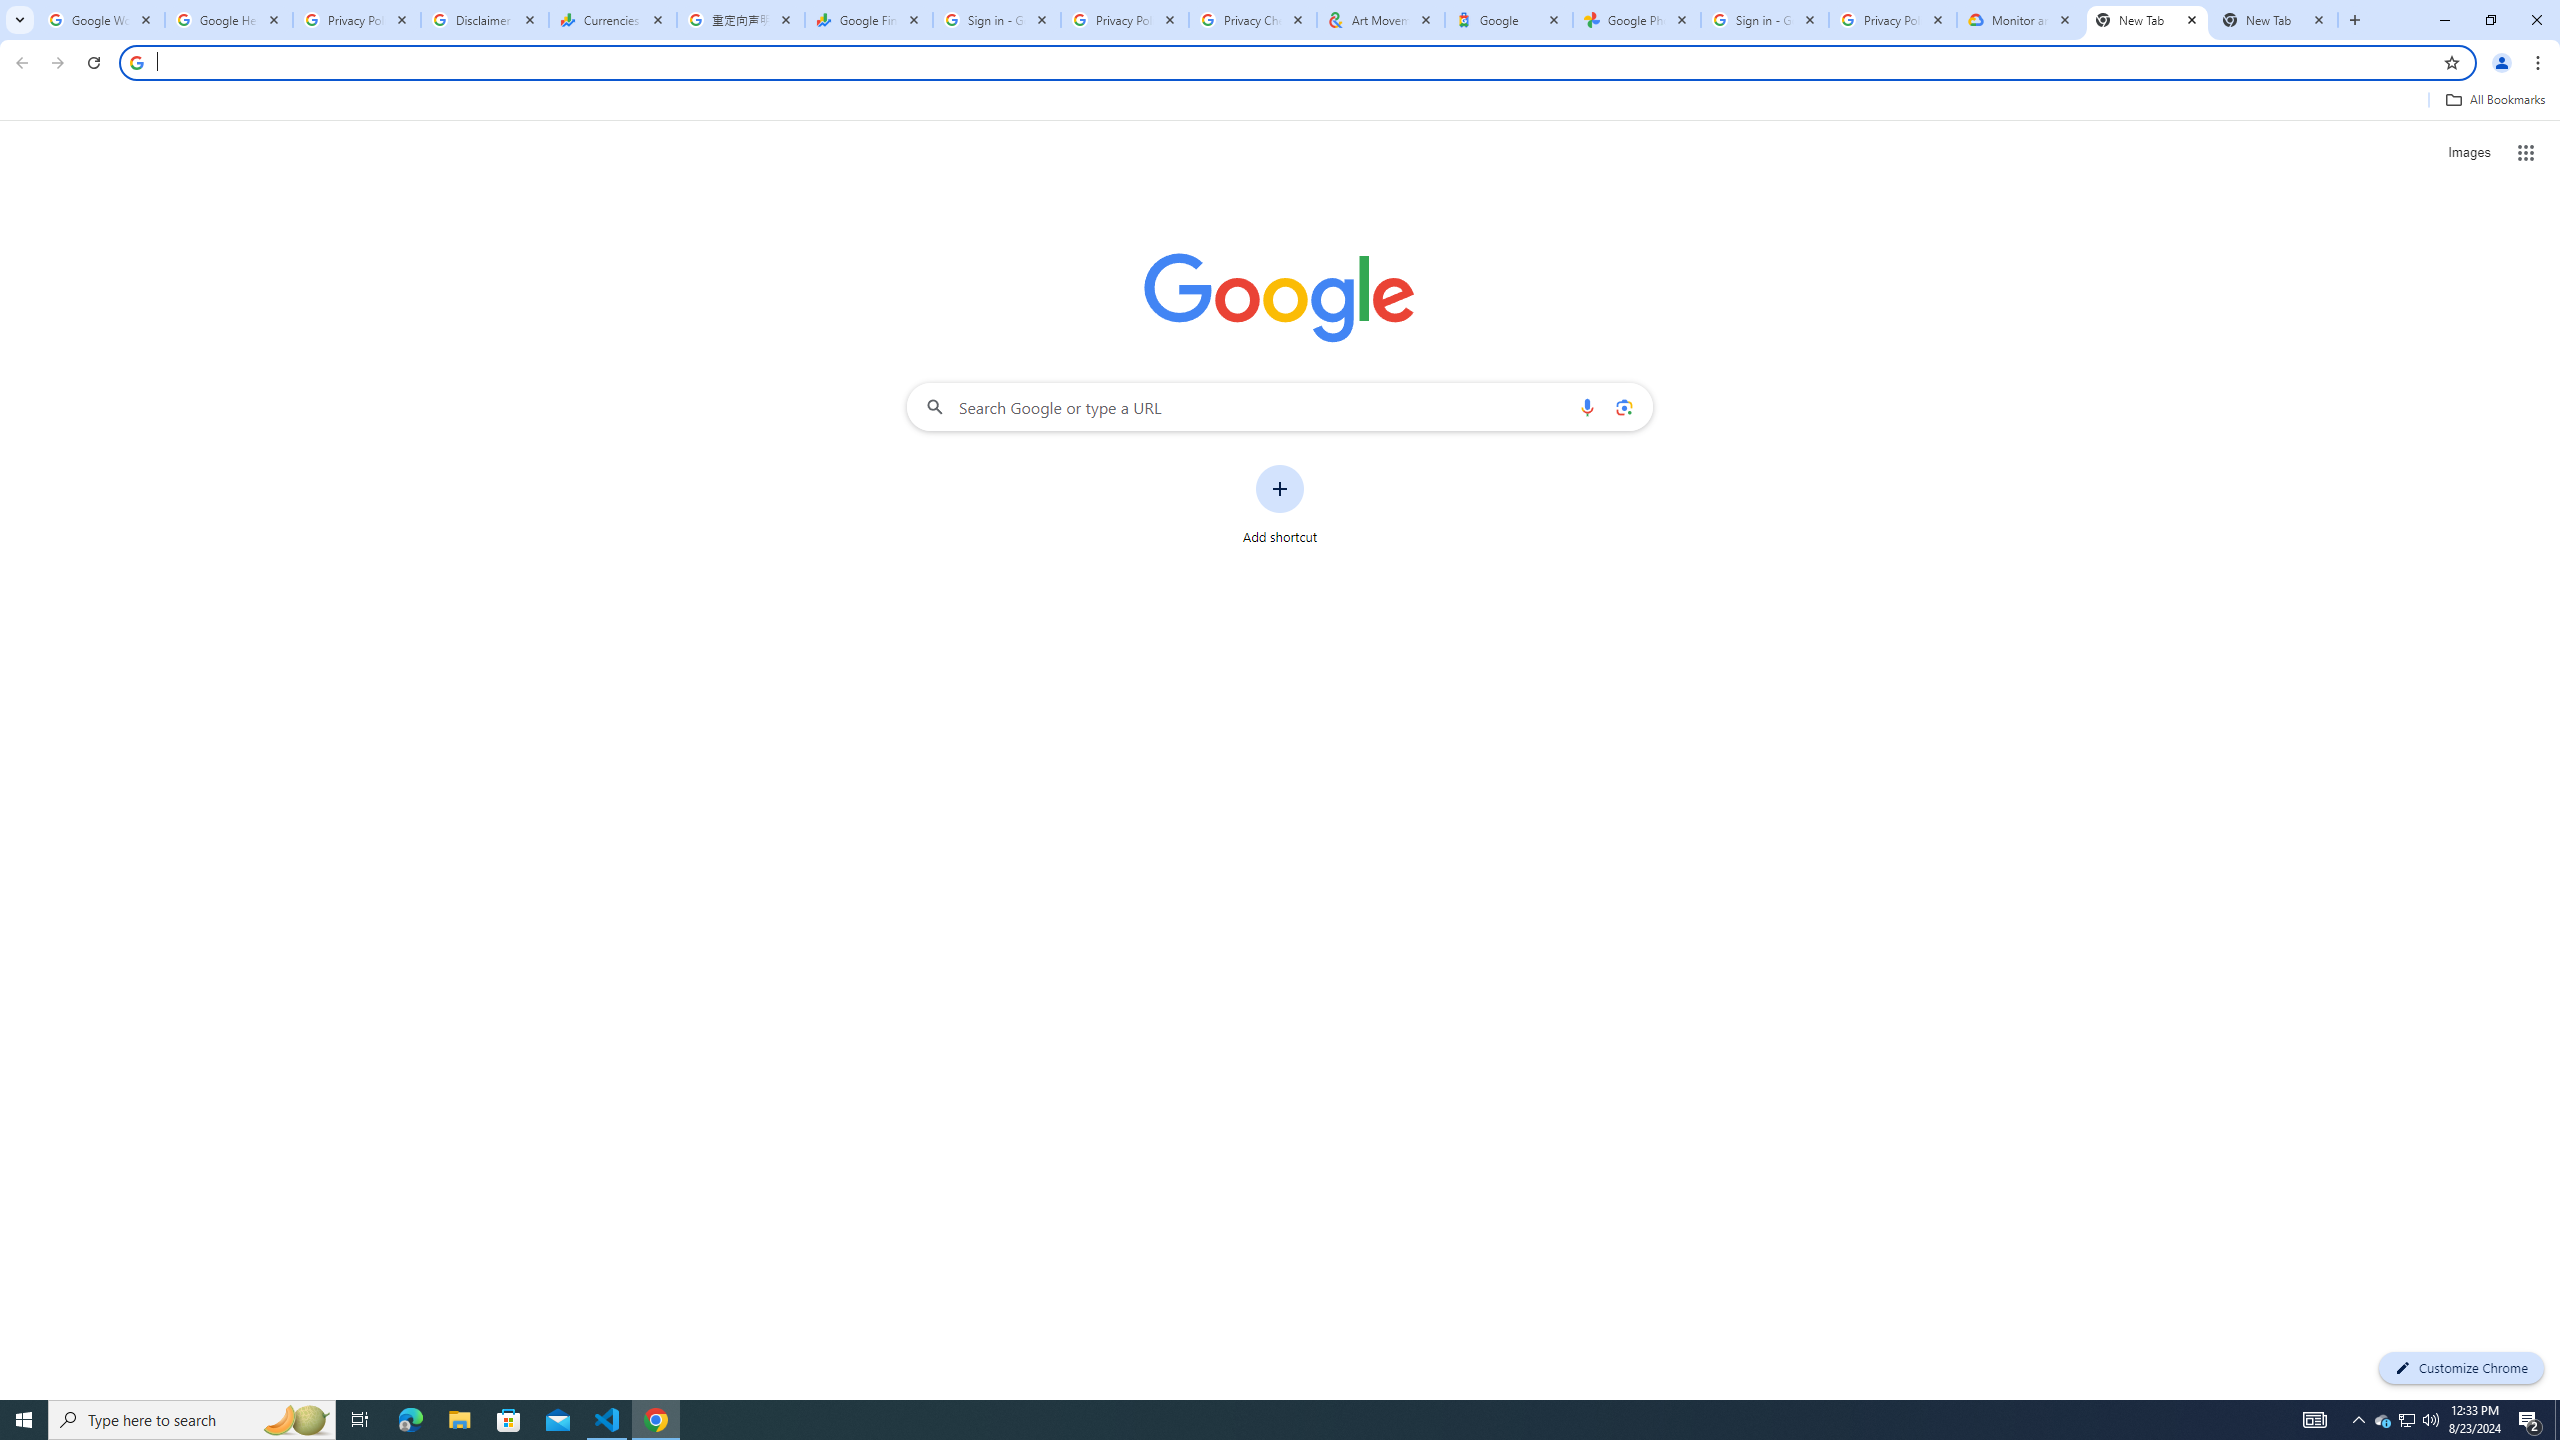  Describe the element at coordinates (2147, 19) in the screenshot. I see `'New Tab'` at that location.